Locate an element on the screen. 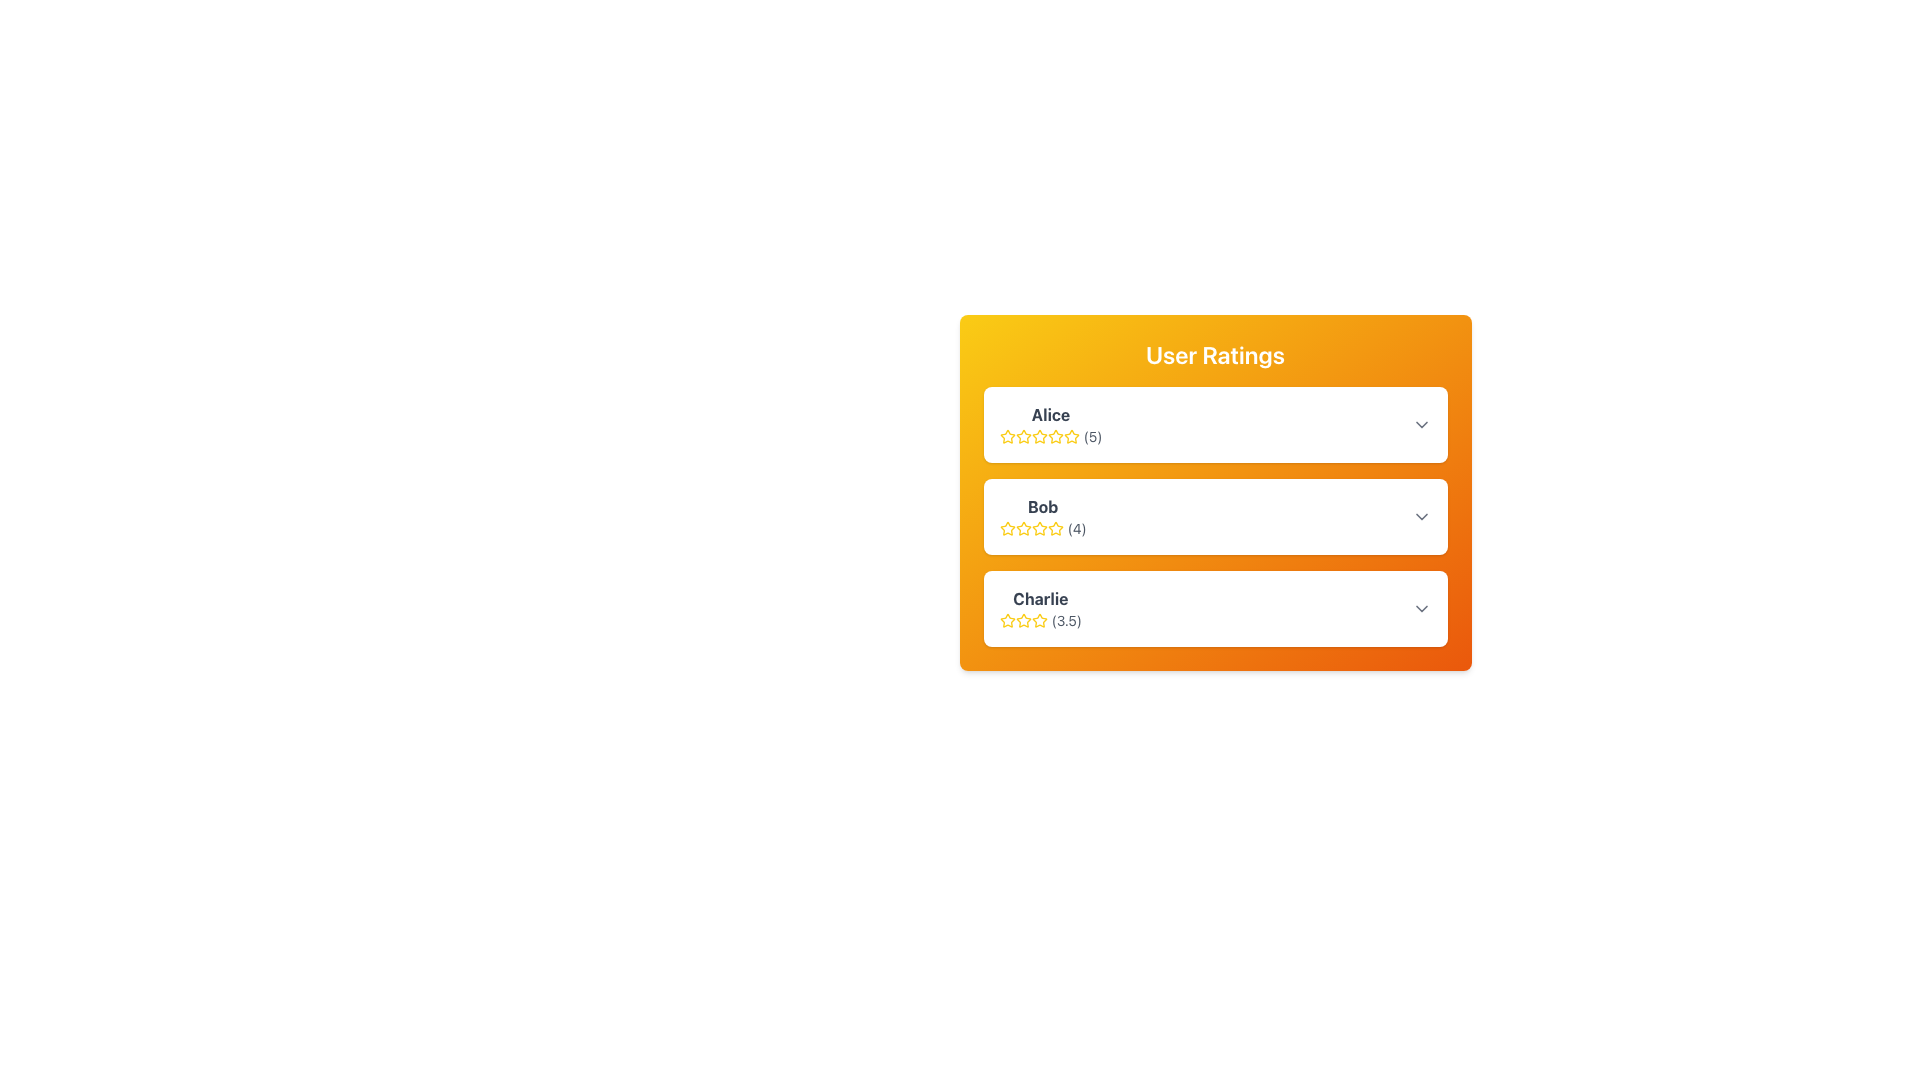 This screenshot has width=1920, height=1080. text label displaying the star rating value located to the right of the five yellow star icons in the 'User Ratings' section for 'Alice' is located at coordinates (1092, 435).